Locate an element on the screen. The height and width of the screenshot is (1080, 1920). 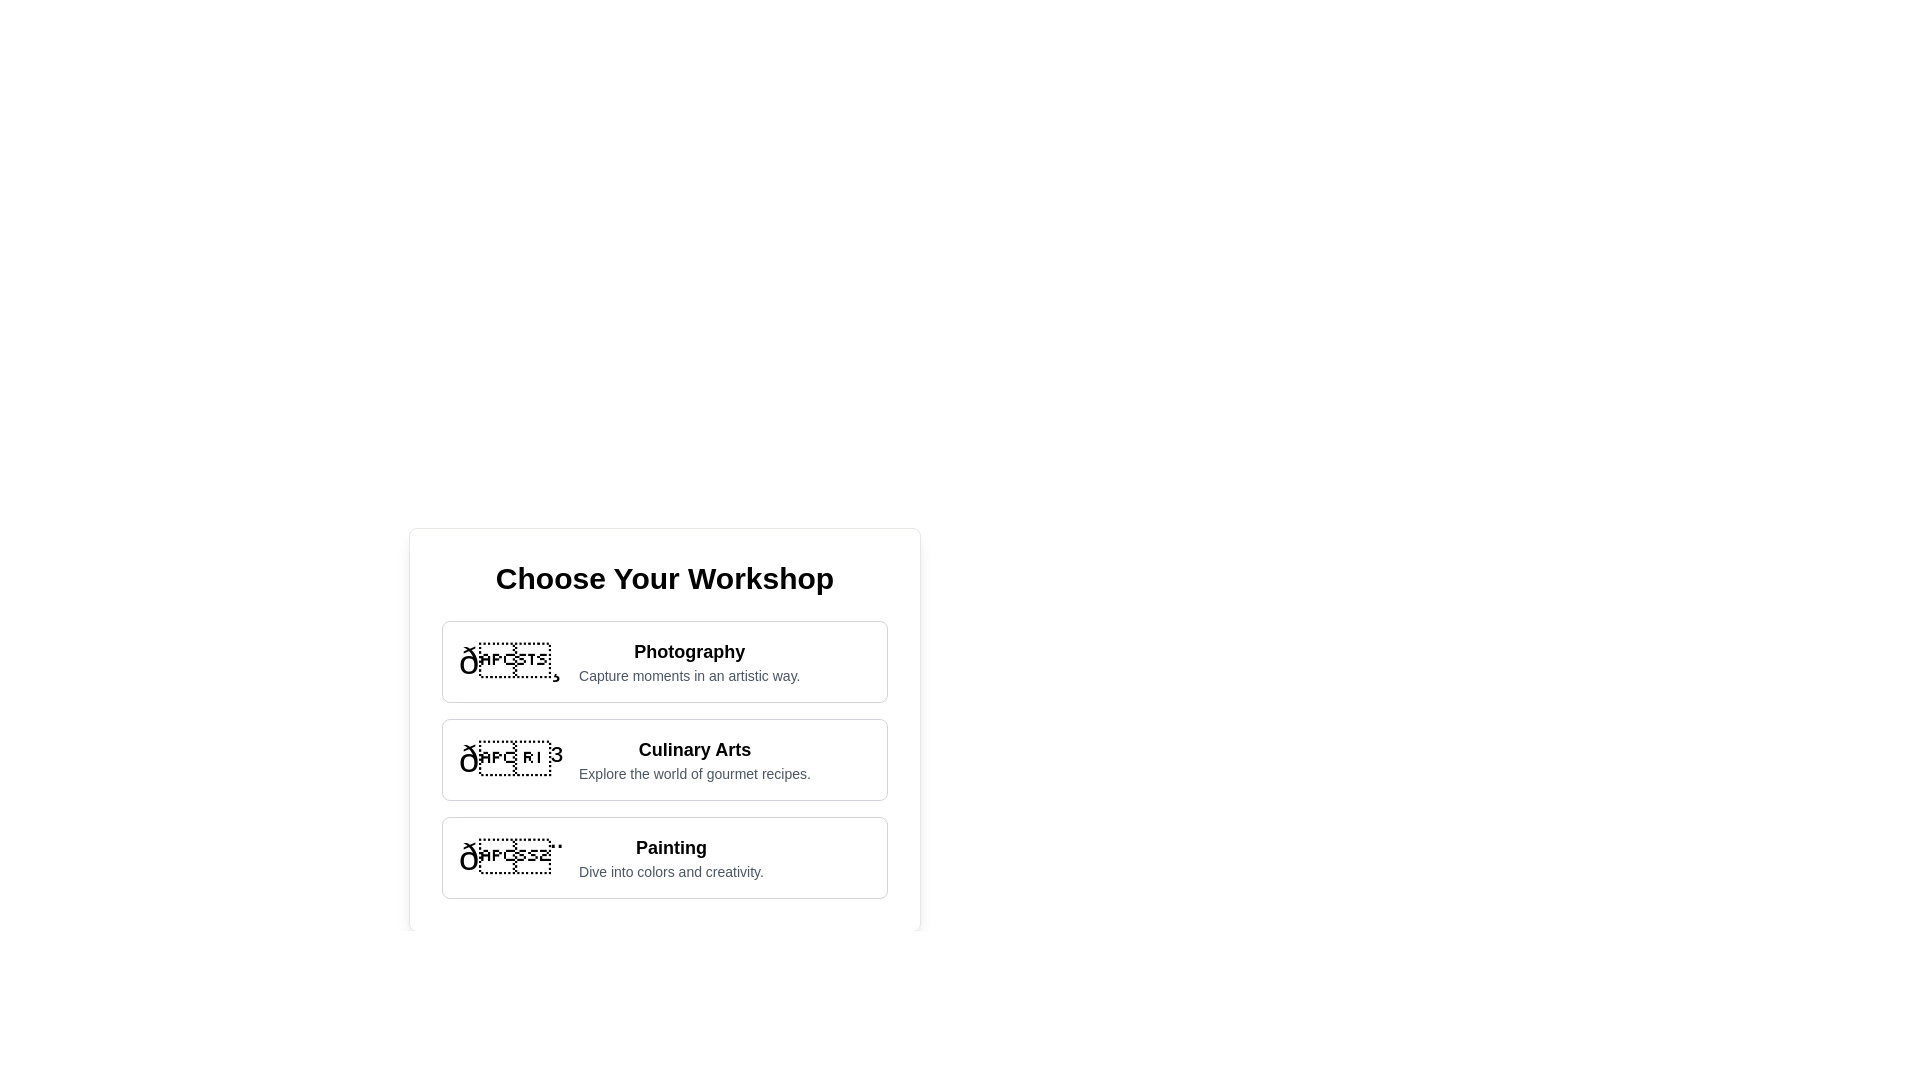
the culinary arts workshop icon located in the second option of a vertically stacked group of cards, positioned to the far left of the text 'Culinary Arts' and 'Explore the world of gourmet recipes' is located at coordinates (511, 759).